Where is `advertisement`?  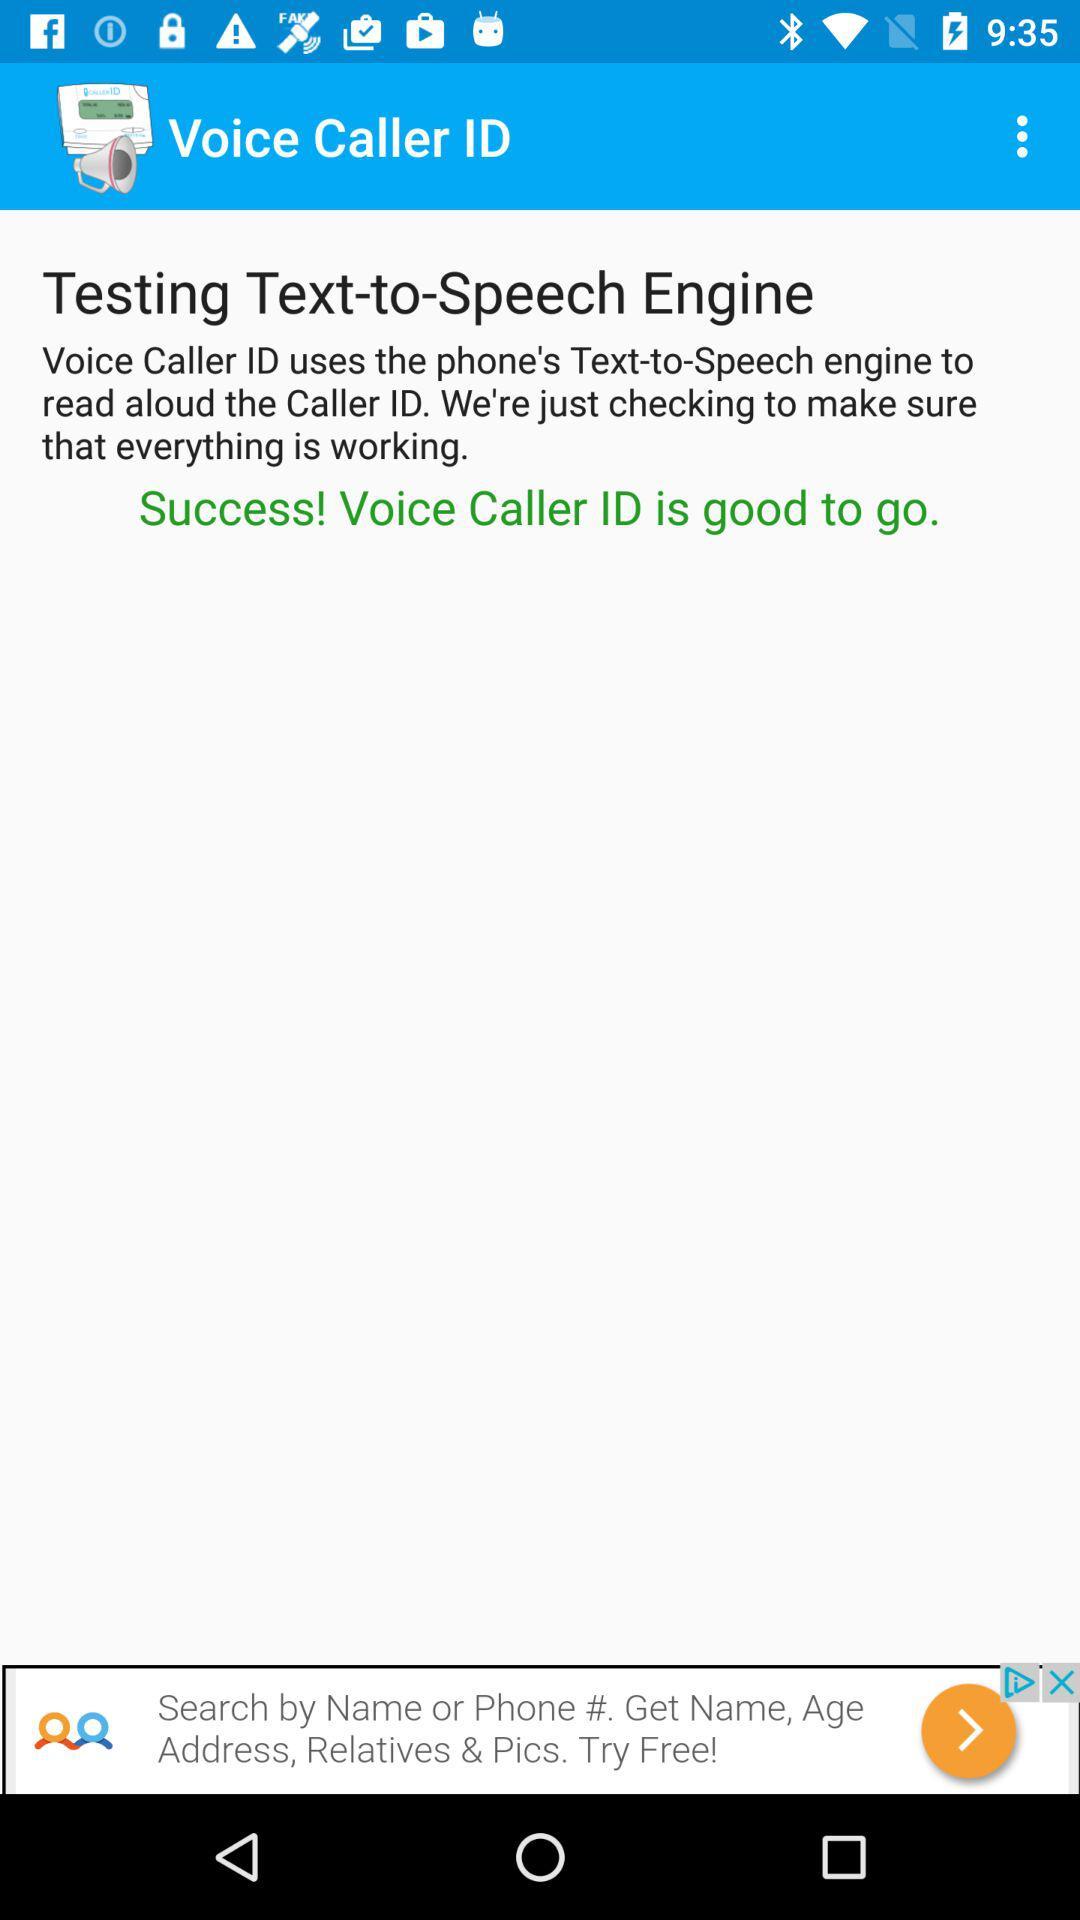 advertisement is located at coordinates (540, 1727).